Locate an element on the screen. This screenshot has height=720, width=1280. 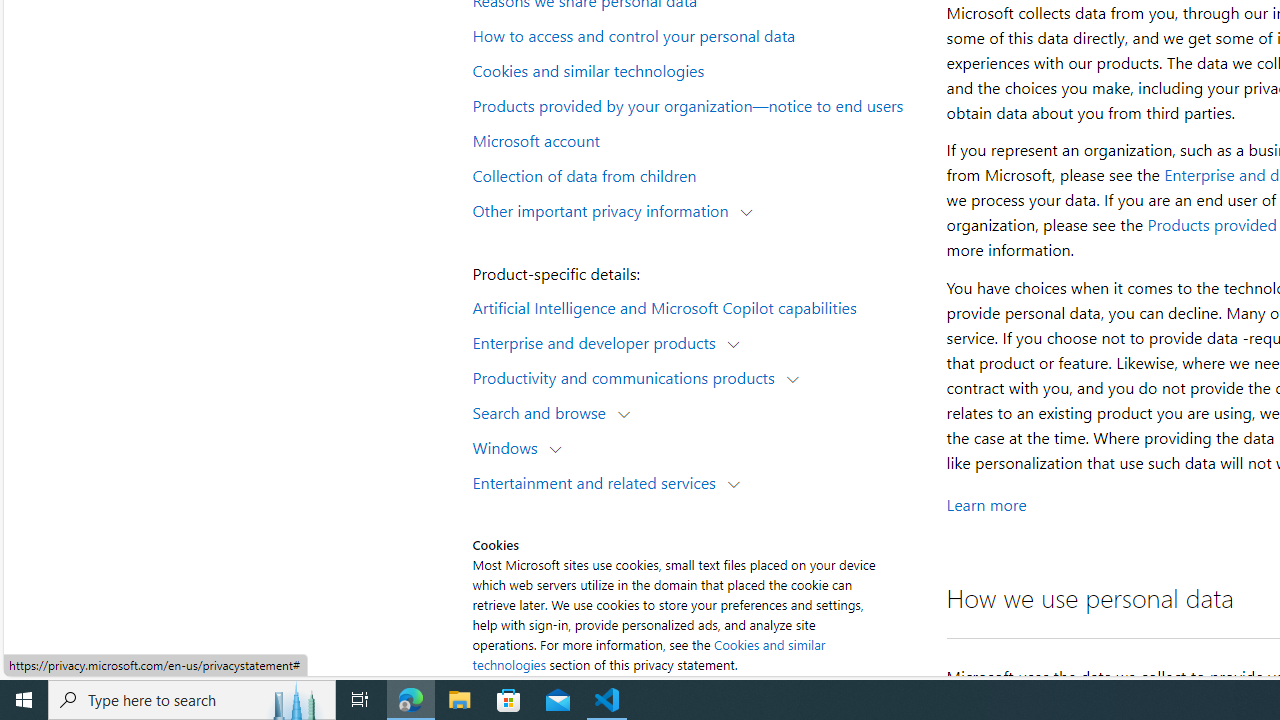
'Artificial Intelligence and Microsoft Copilot capabilities' is located at coordinates (696, 306).